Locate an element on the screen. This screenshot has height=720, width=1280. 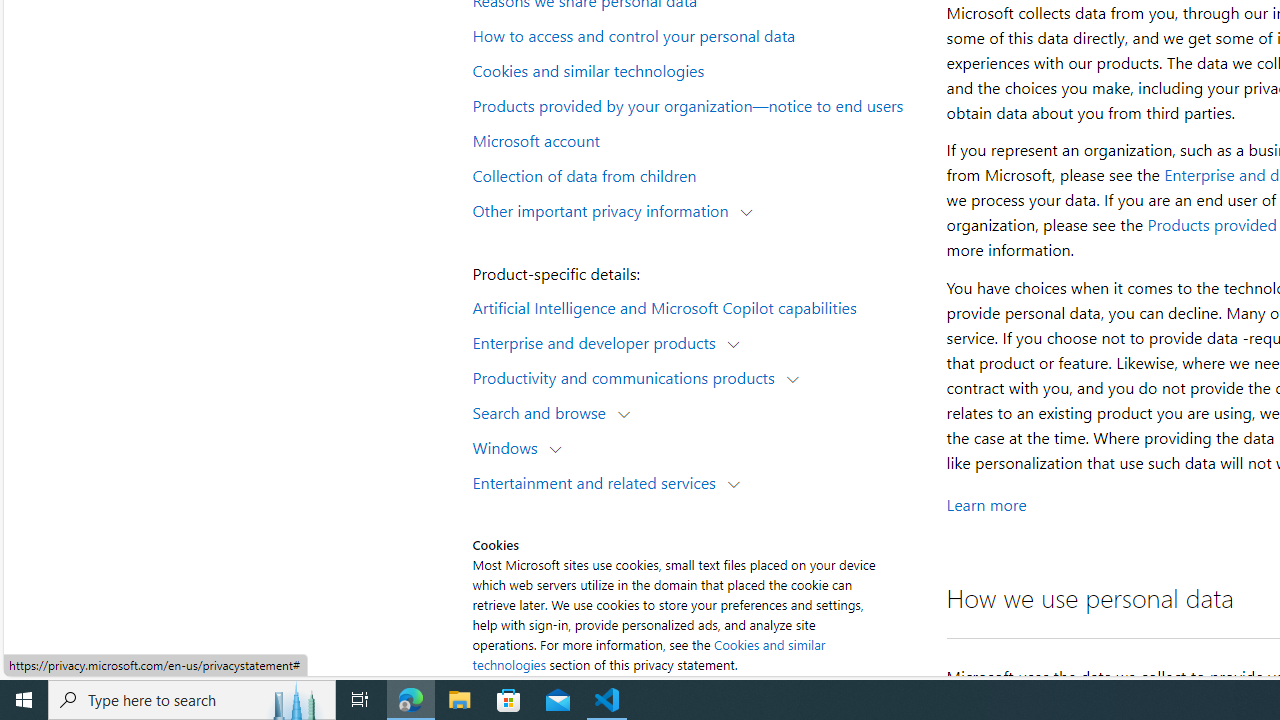
'Artificial Intelligence and Microsoft Copilot capabilities' is located at coordinates (696, 306).